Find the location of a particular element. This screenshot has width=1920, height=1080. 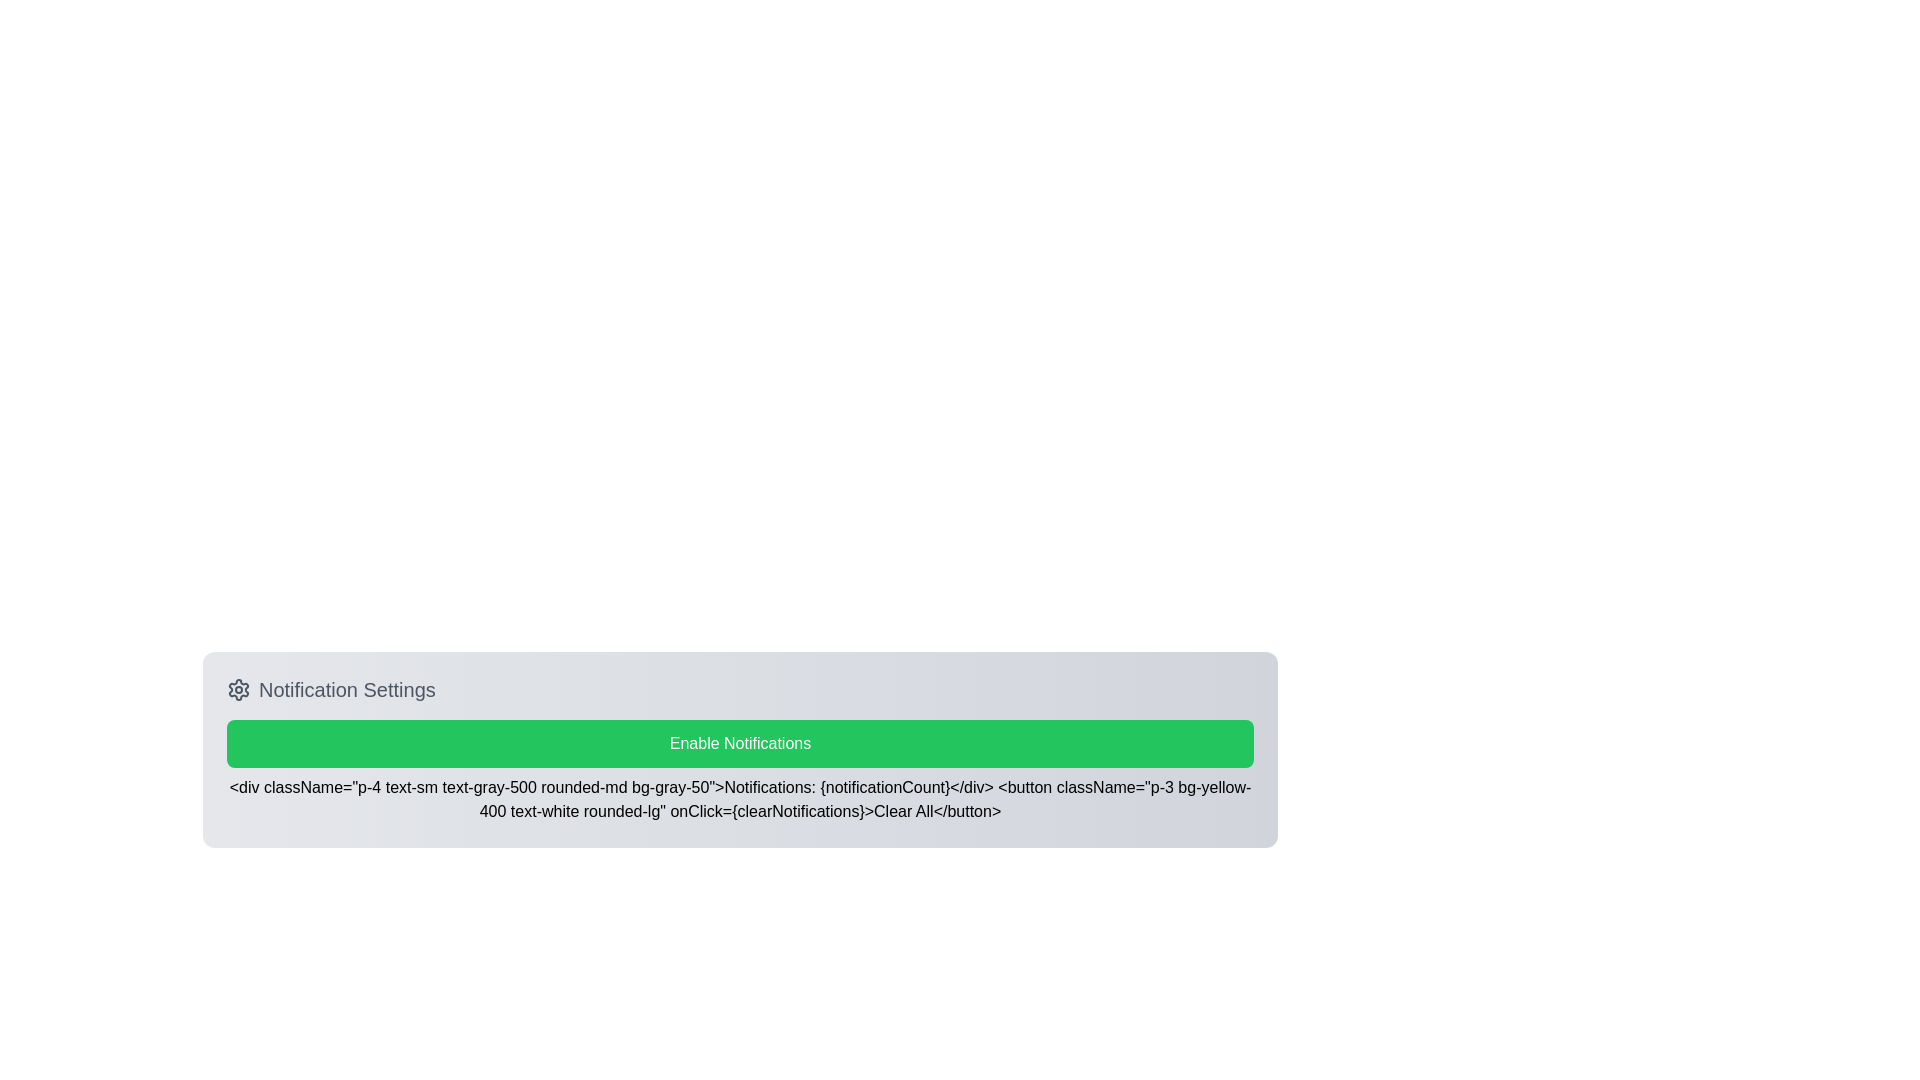

the cogwheel icon located to the left of the 'Notification Settings' text is located at coordinates (239, 689).